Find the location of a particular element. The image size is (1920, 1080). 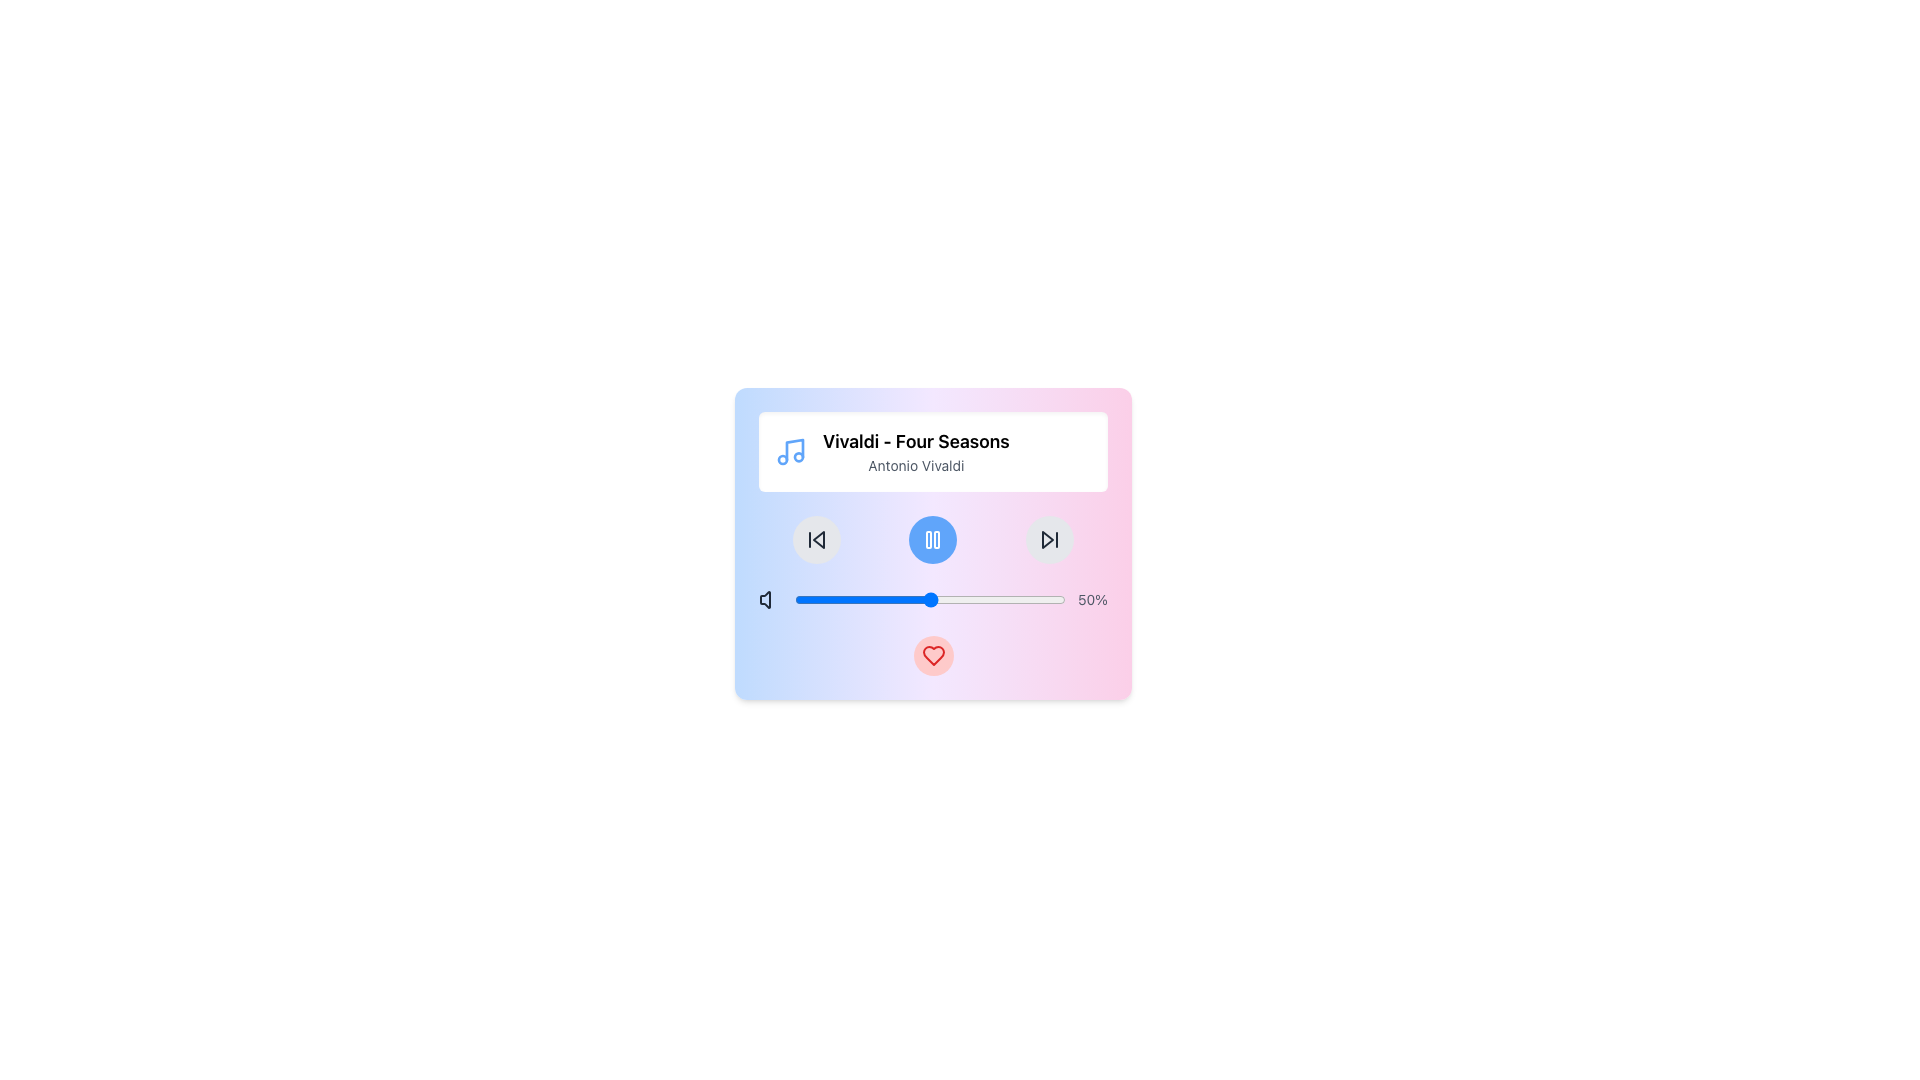

the circular blue button with a white pause icon is located at coordinates (932, 540).